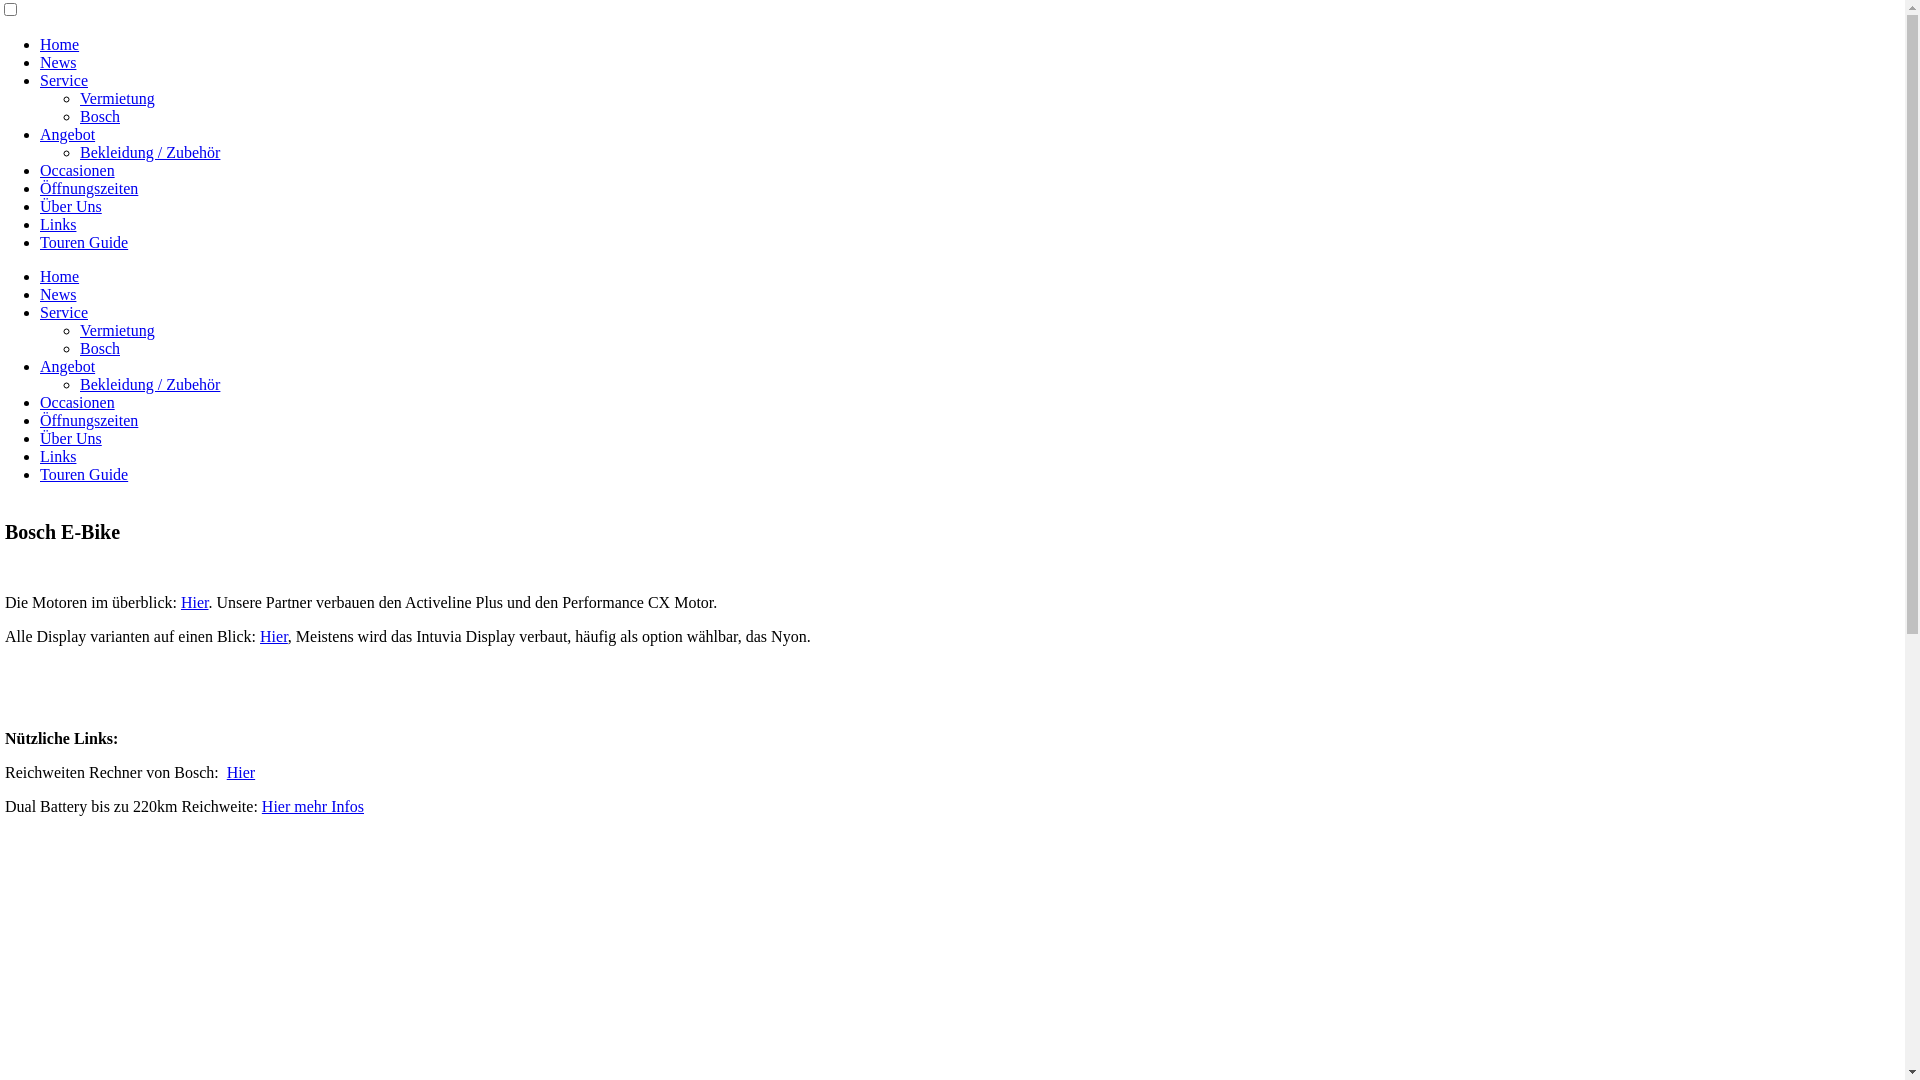  What do you see at coordinates (195, 601) in the screenshot?
I see `'Hier'` at bounding box center [195, 601].